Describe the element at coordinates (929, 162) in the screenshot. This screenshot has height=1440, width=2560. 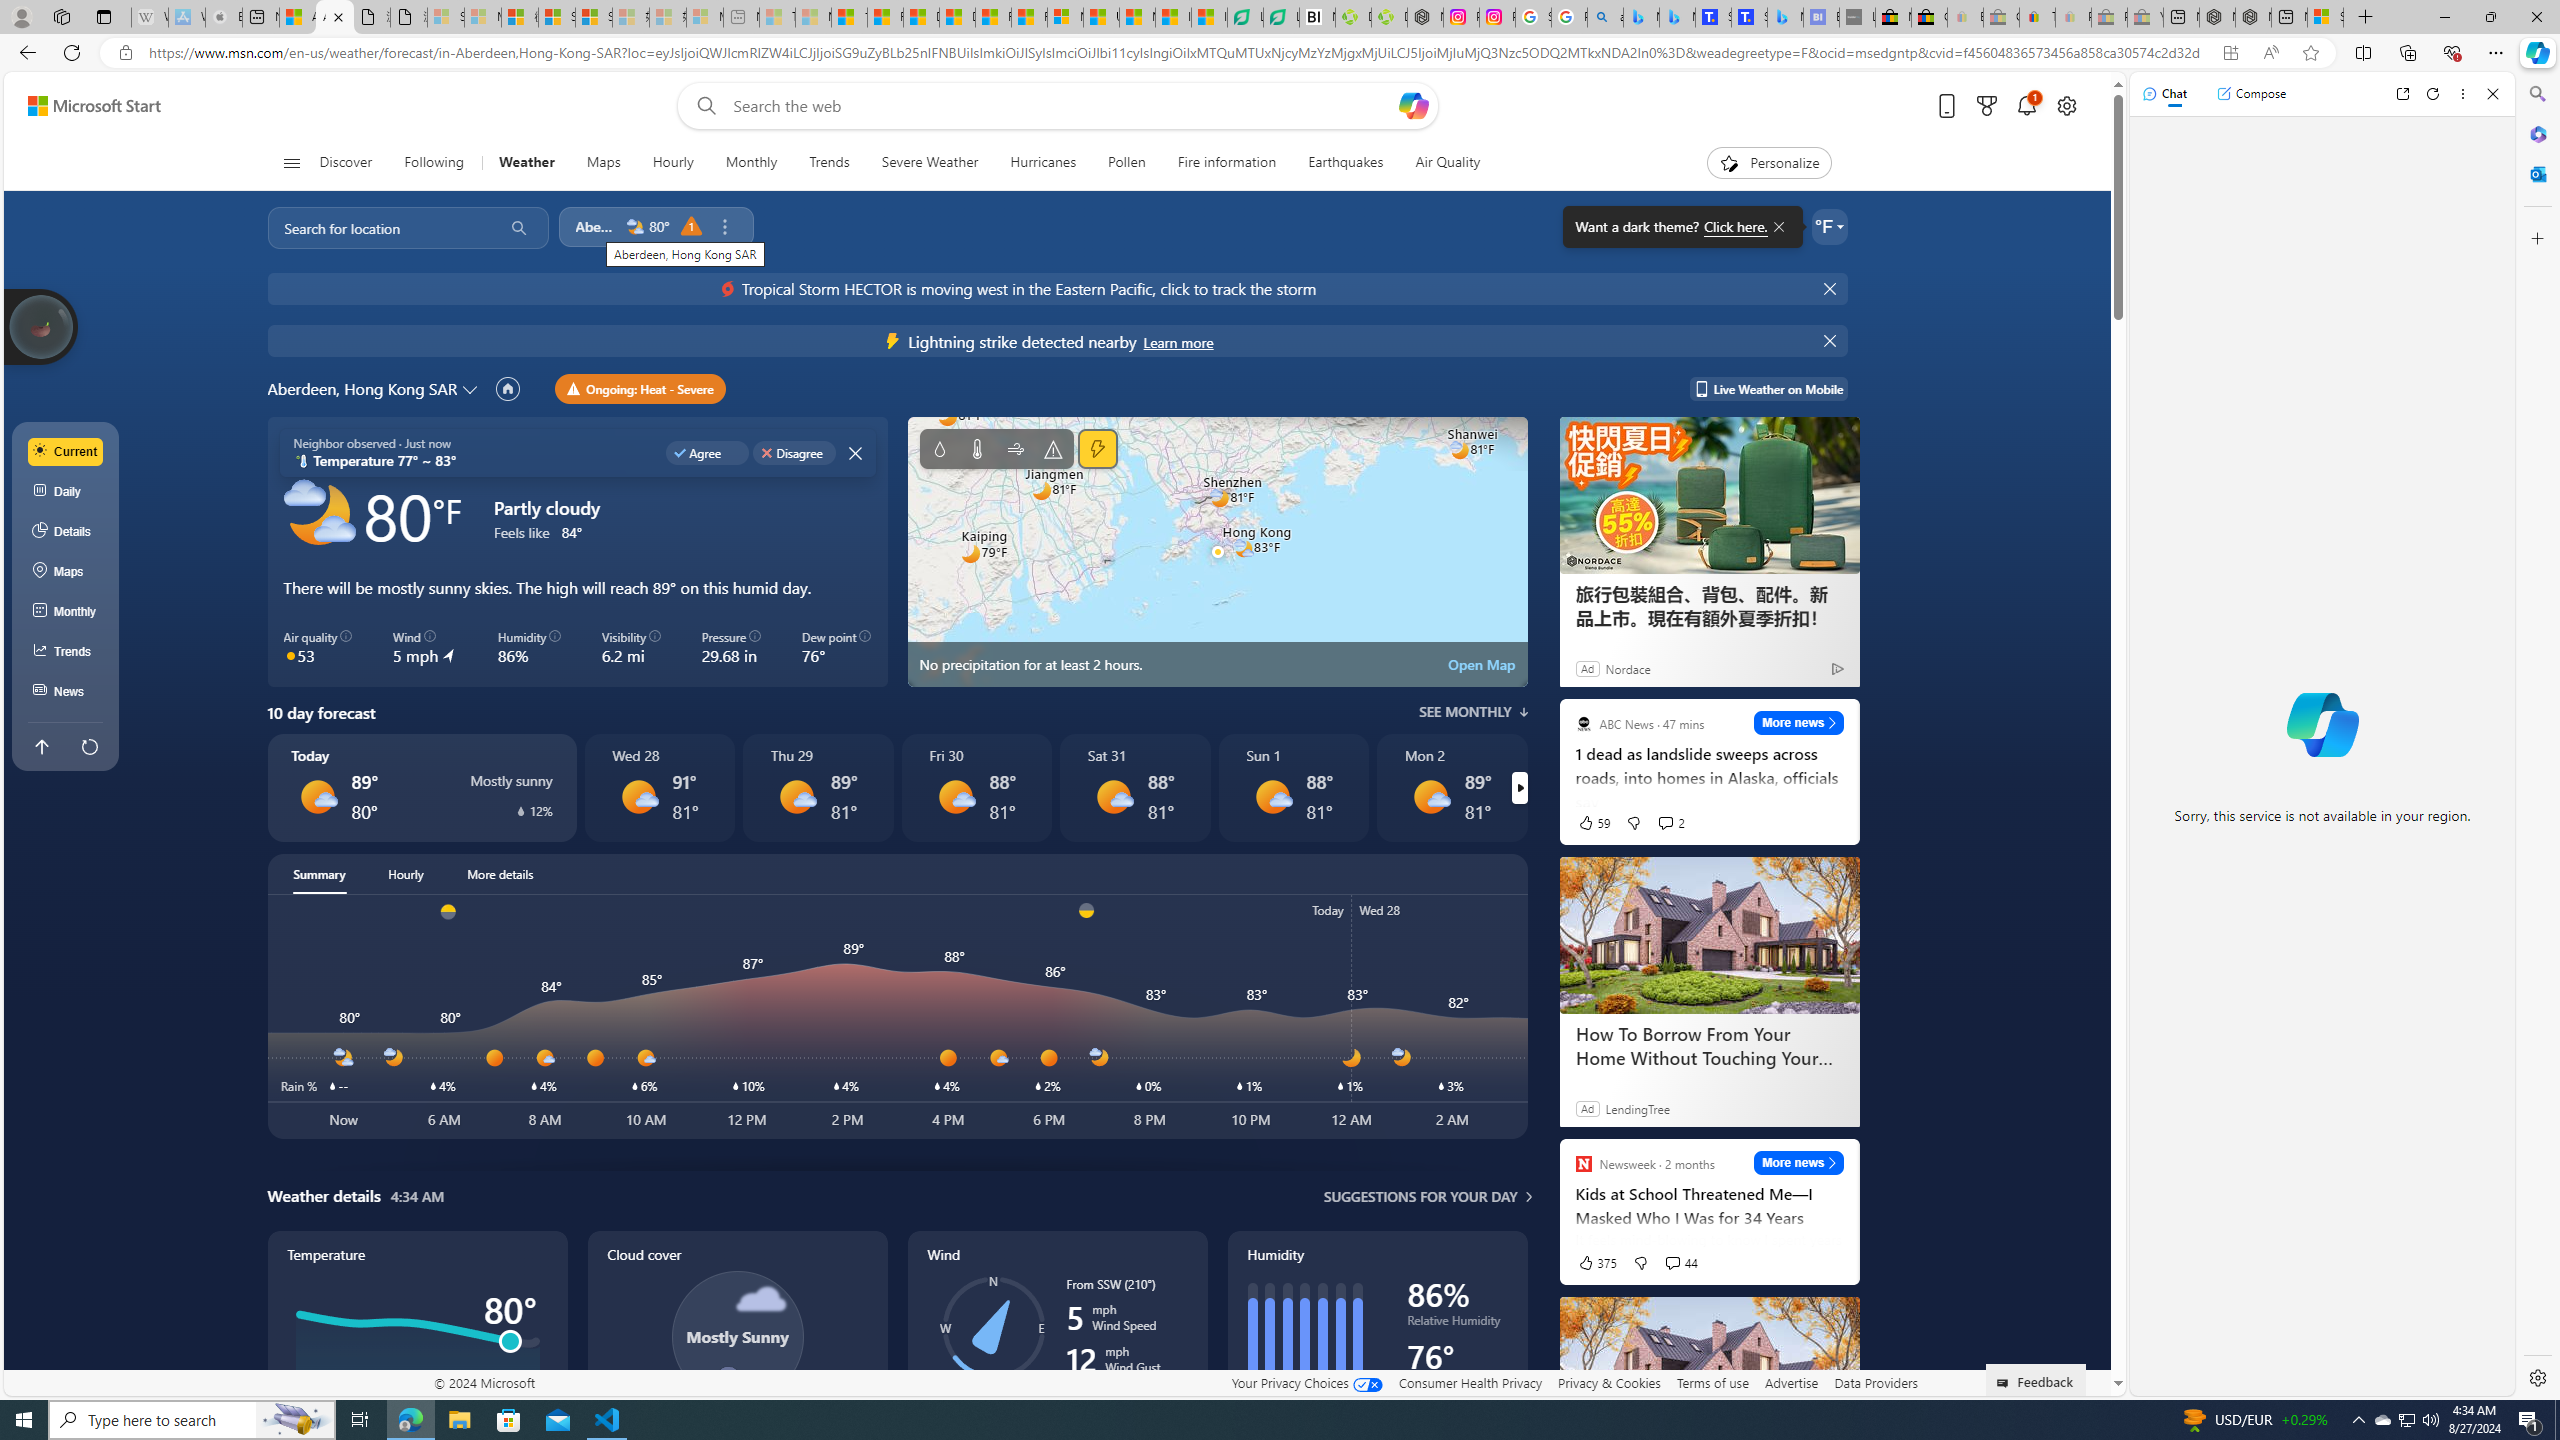
I see `'Severe Weather'` at that location.